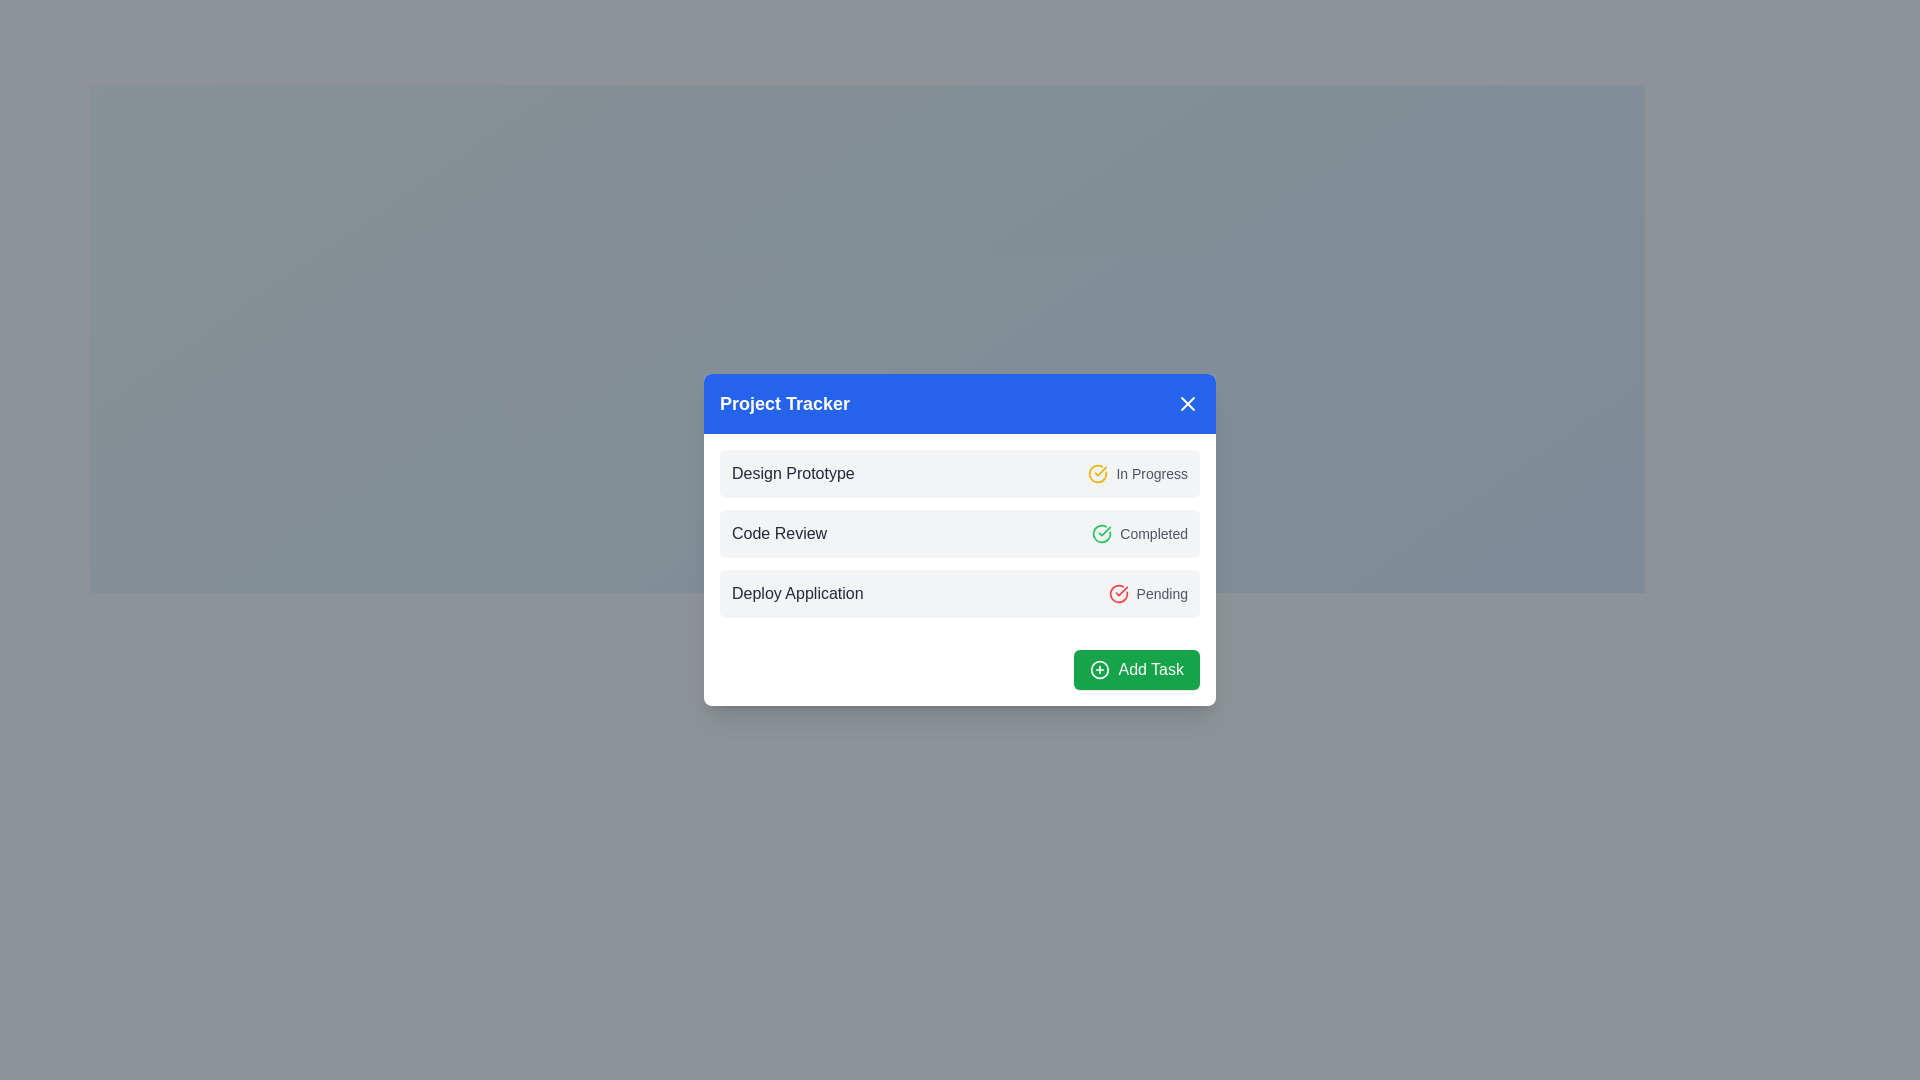 This screenshot has height=1080, width=1920. What do you see at coordinates (1188, 404) in the screenshot?
I see `the close button located in the upper-right corner of the blue header section titled 'Project Tracker'` at bounding box center [1188, 404].